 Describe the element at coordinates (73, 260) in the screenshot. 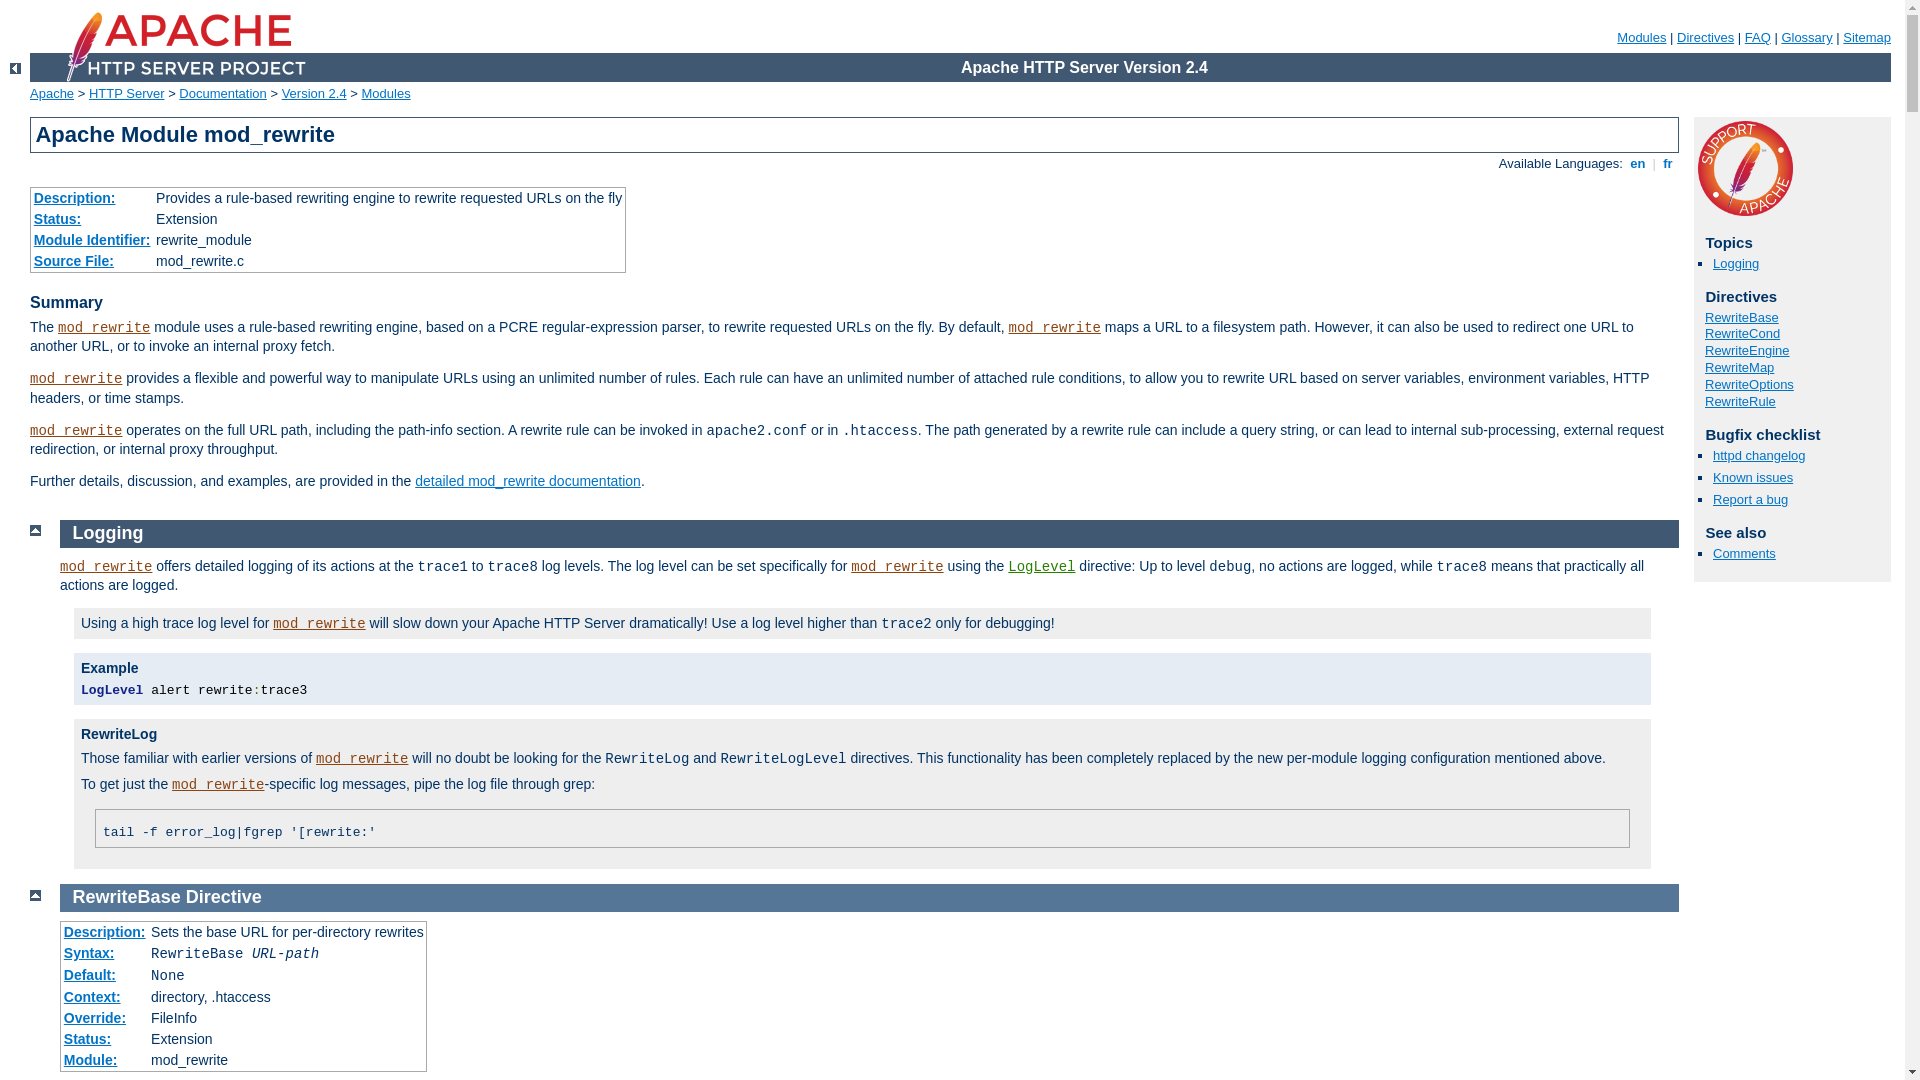

I see `'Source File:'` at that location.